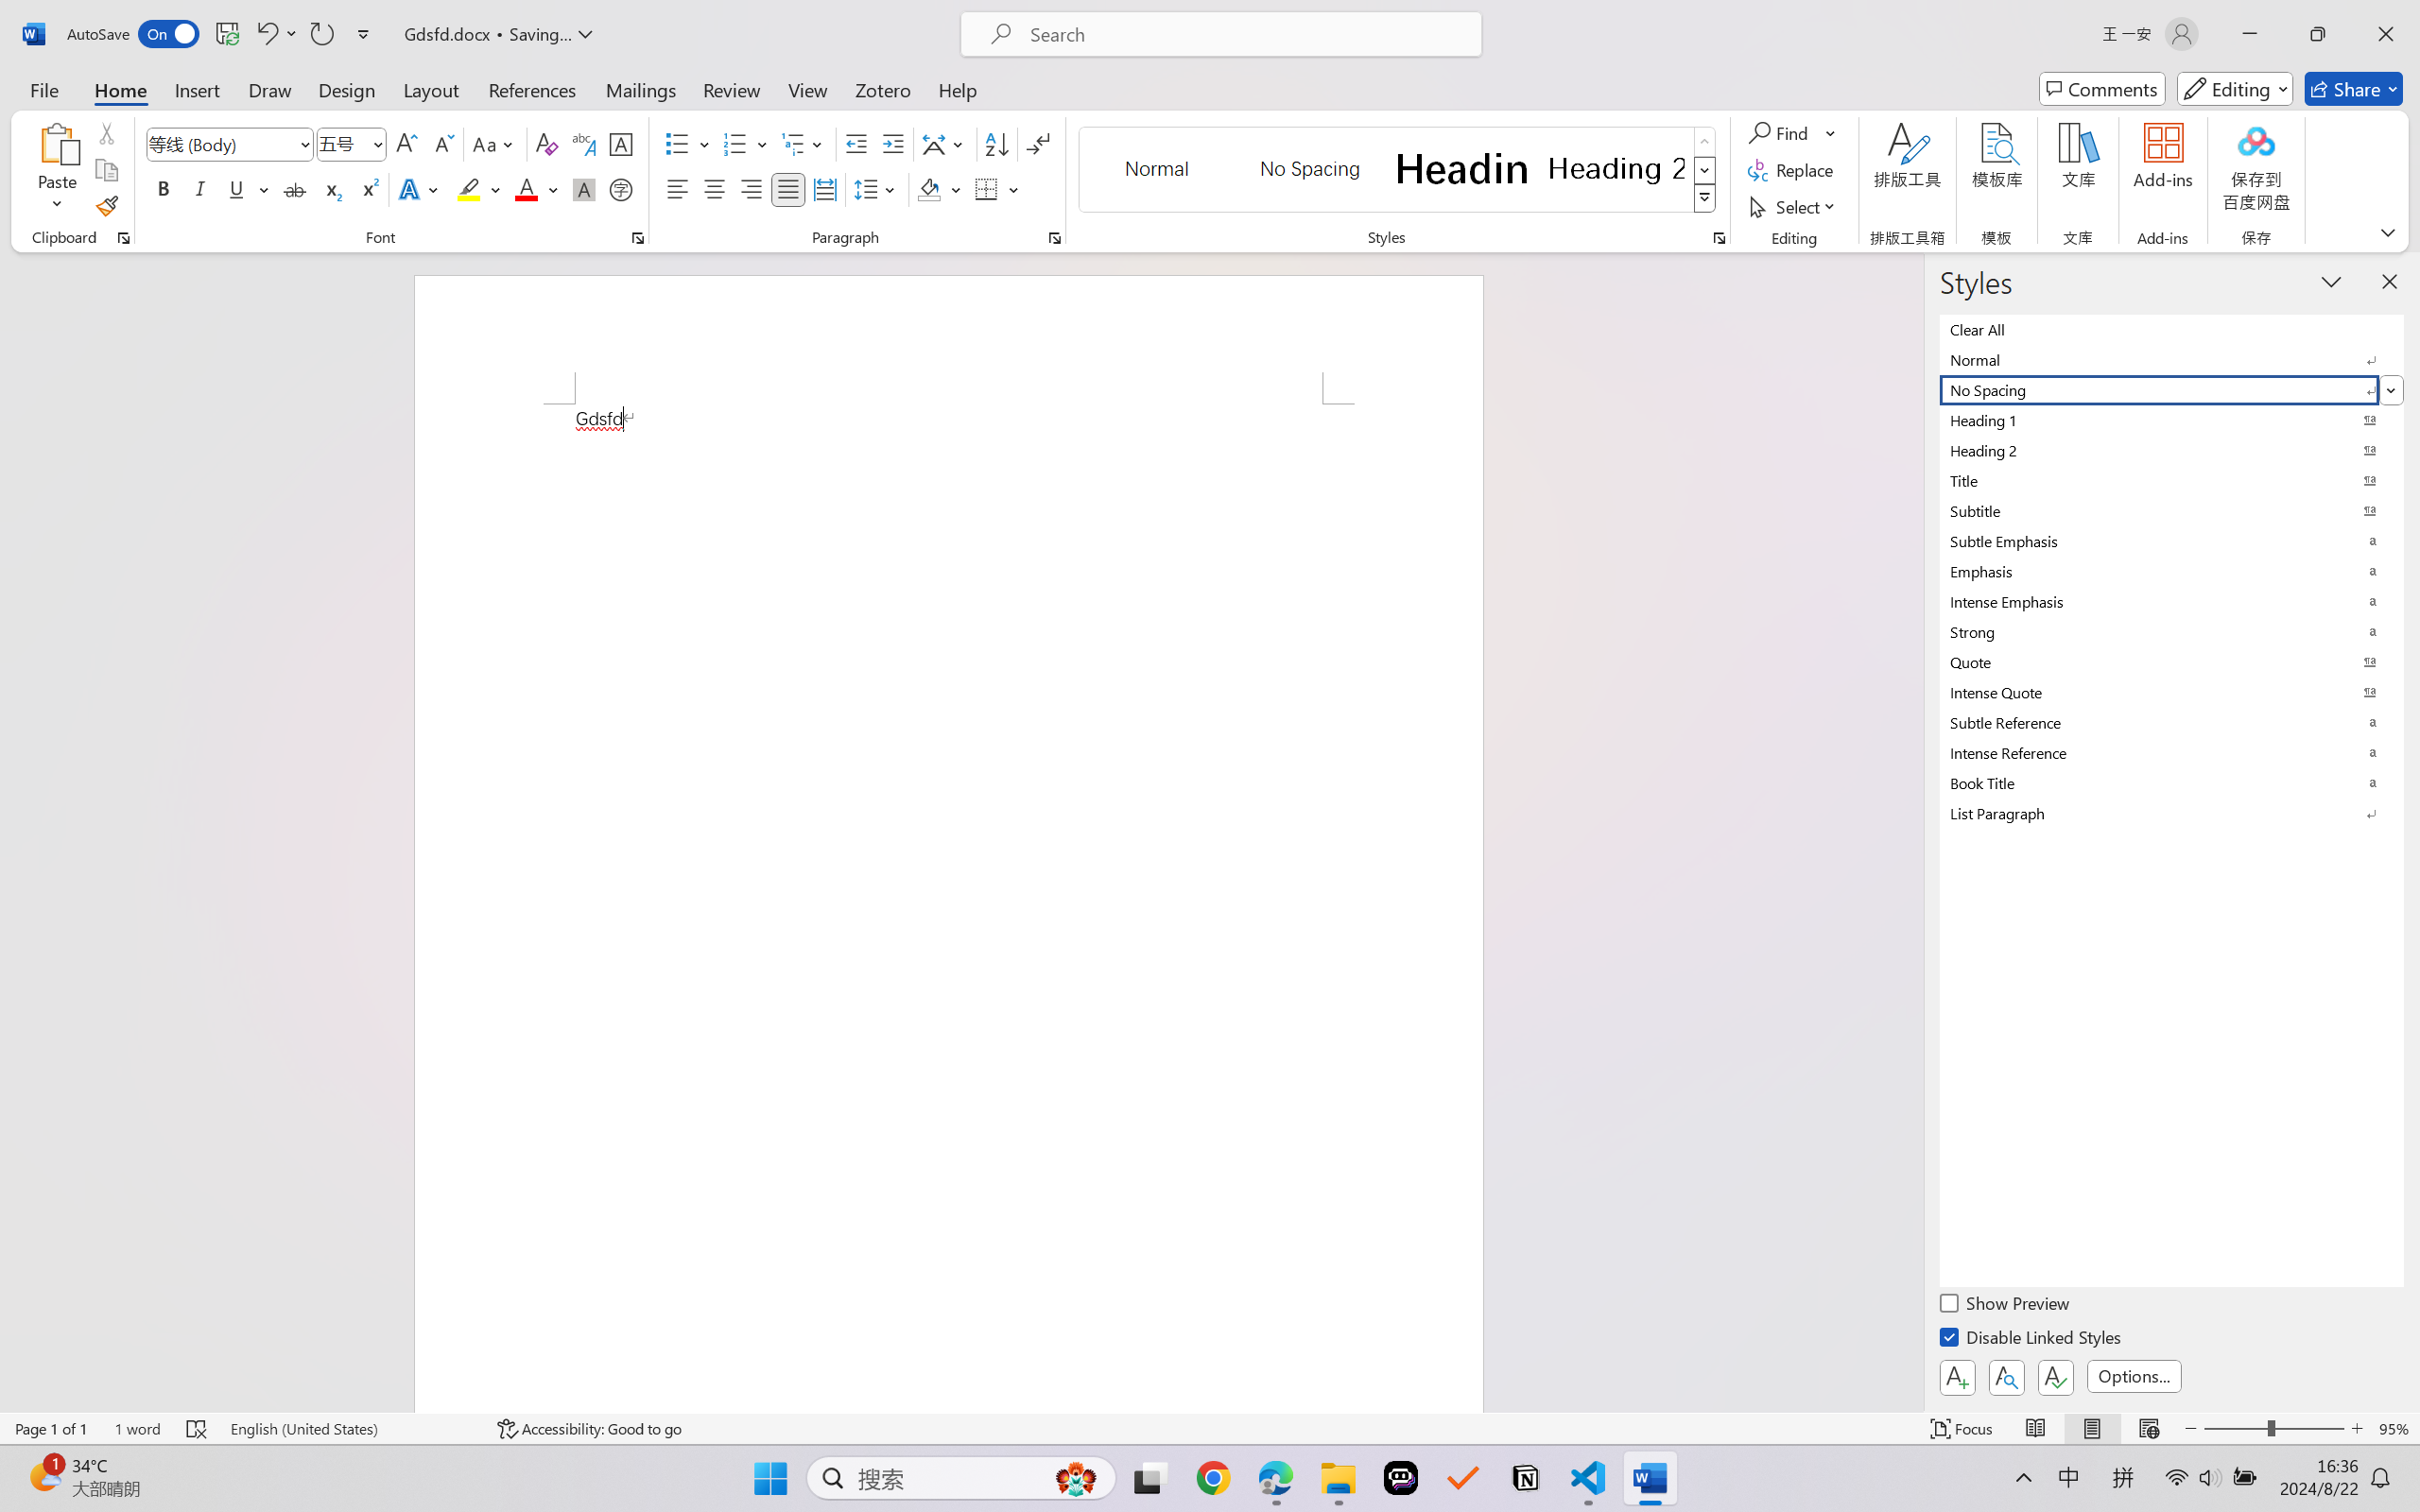 This screenshot has width=2420, height=1512. What do you see at coordinates (1791, 170) in the screenshot?
I see `'Replace...'` at bounding box center [1791, 170].